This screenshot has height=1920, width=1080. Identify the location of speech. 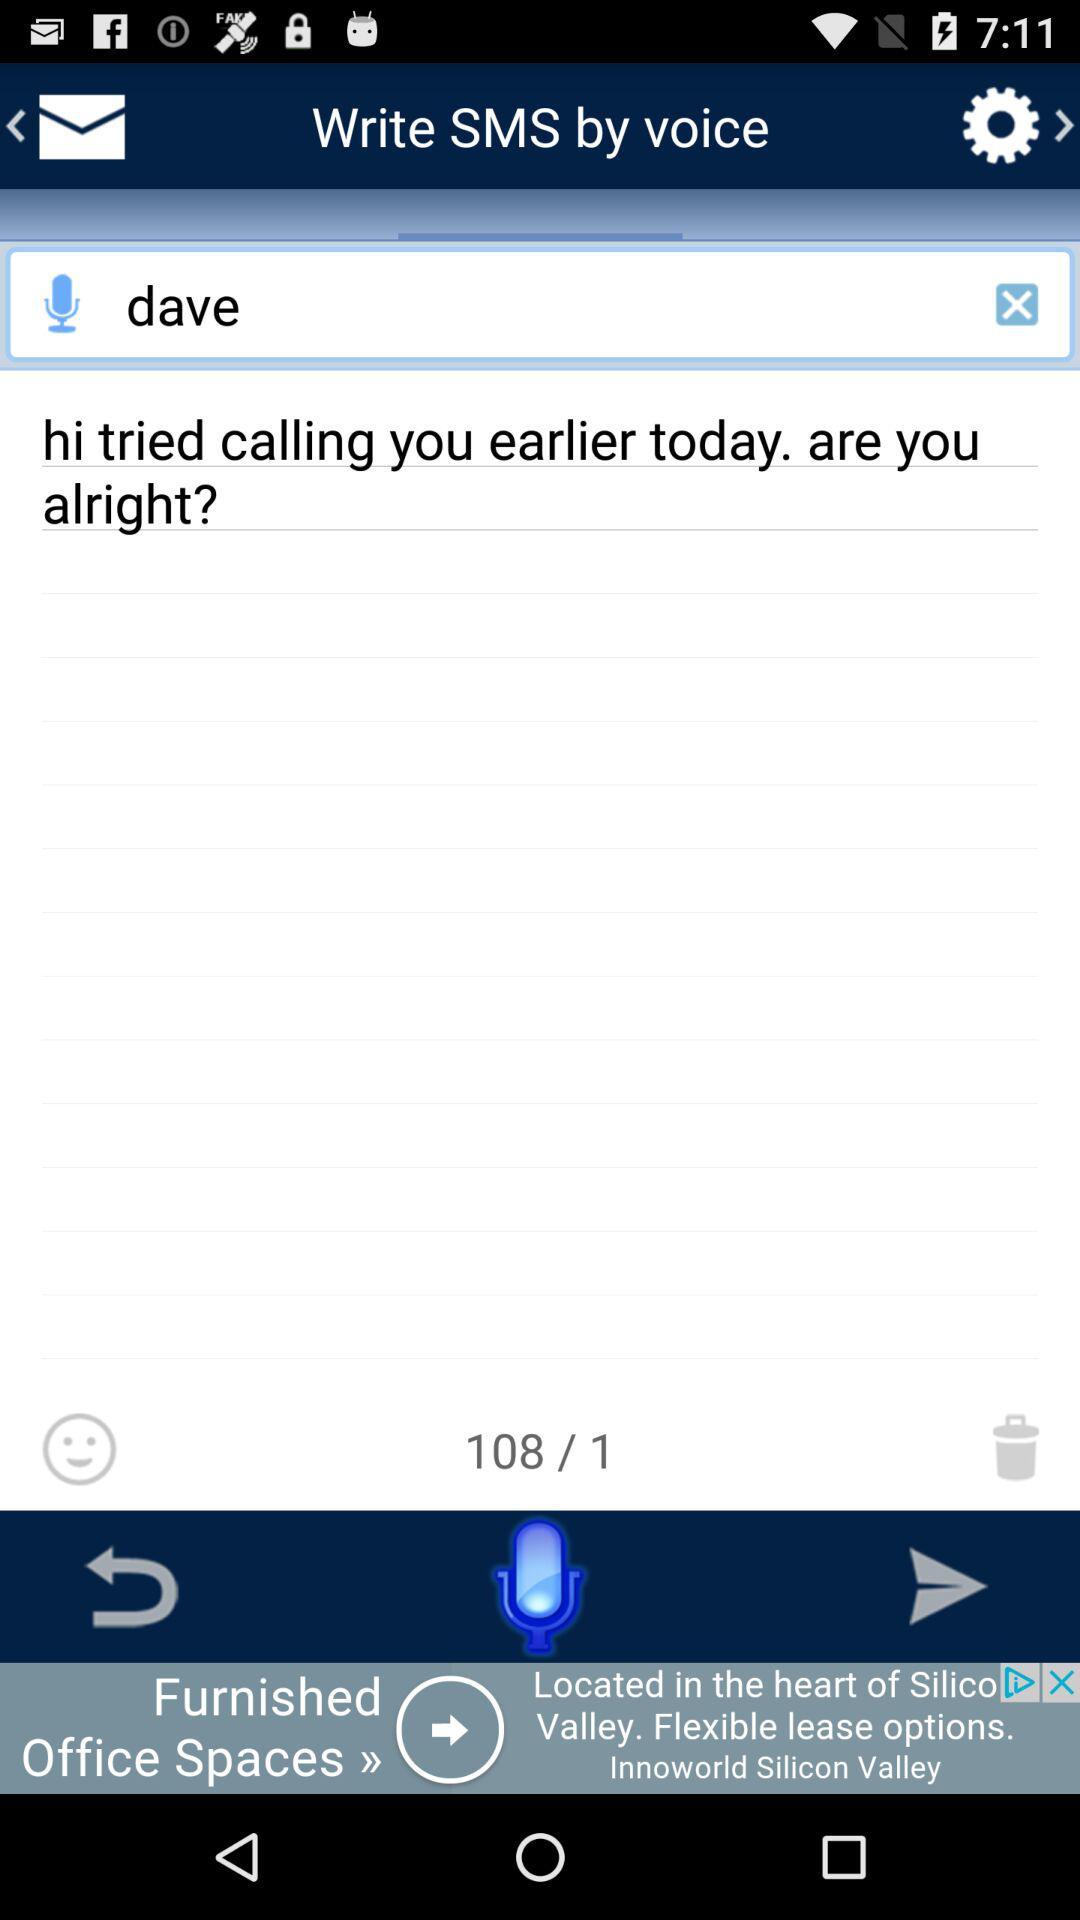
(540, 1585).